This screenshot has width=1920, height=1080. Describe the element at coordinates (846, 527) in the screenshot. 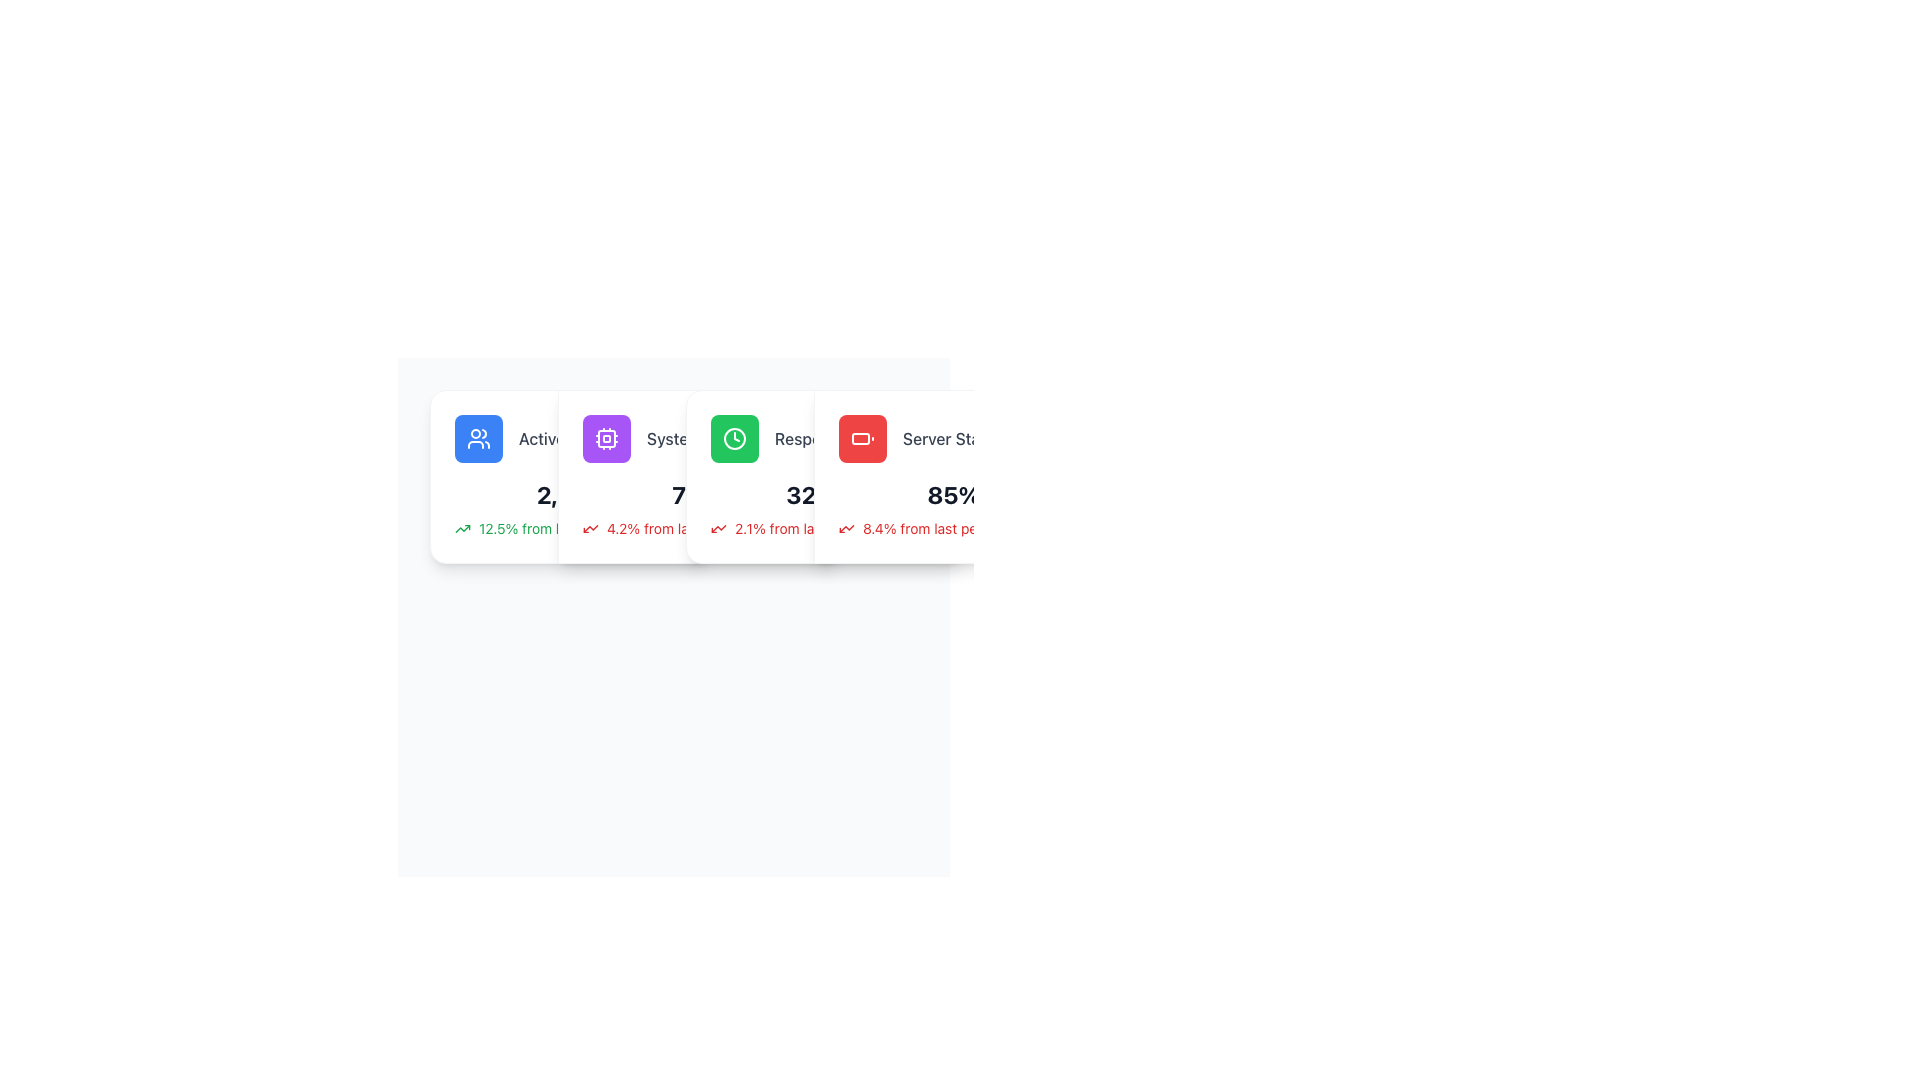

I see `the downward trending icon located to the left of the text '8.4% from last period' in the lower-right quadrant of the interface layout` at that location.